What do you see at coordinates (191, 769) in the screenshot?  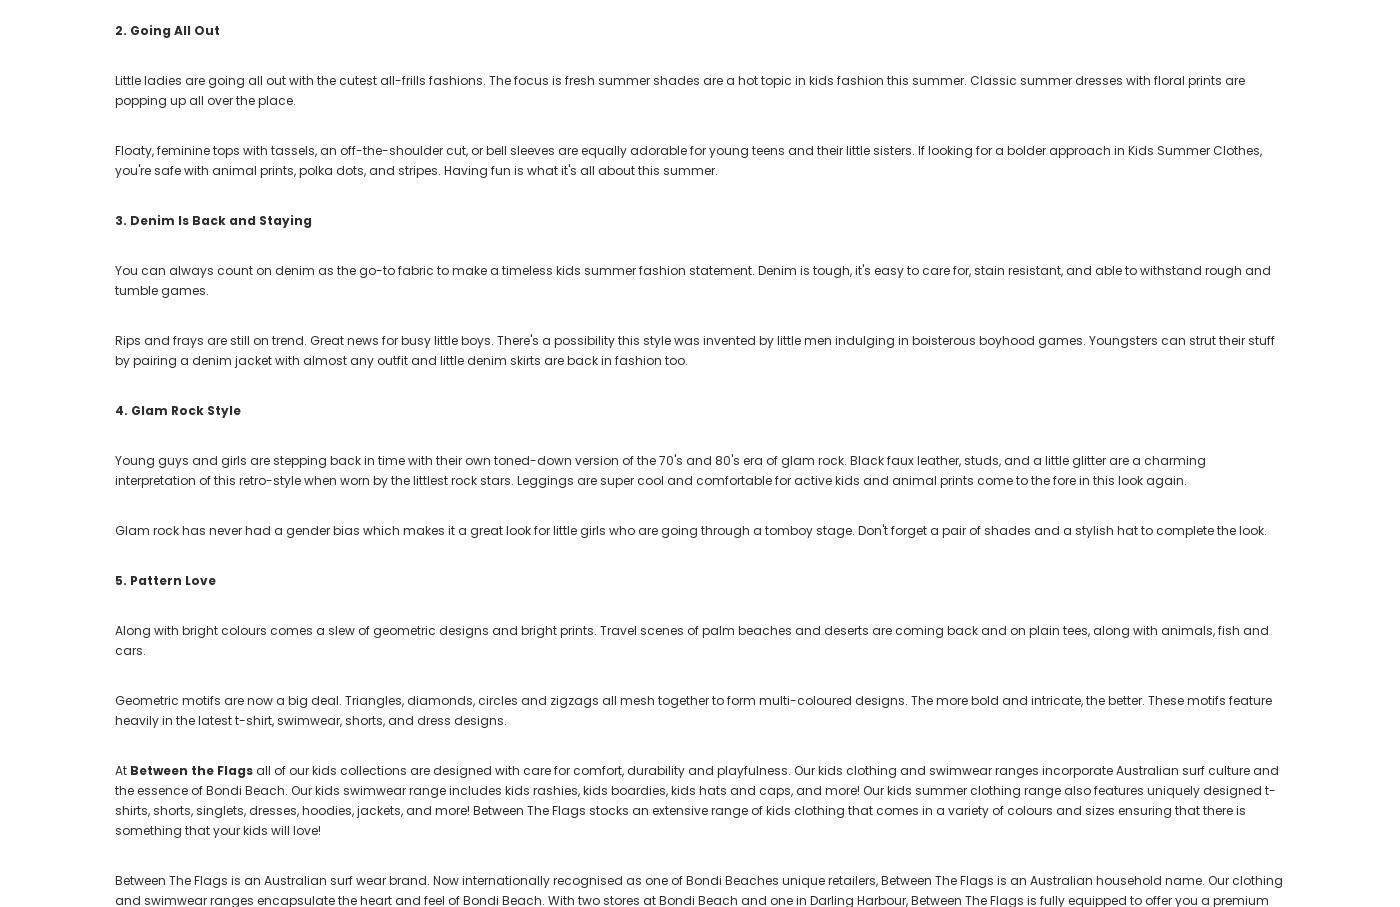 I see `'Between the Flags'` at bounding box center [191, 769].